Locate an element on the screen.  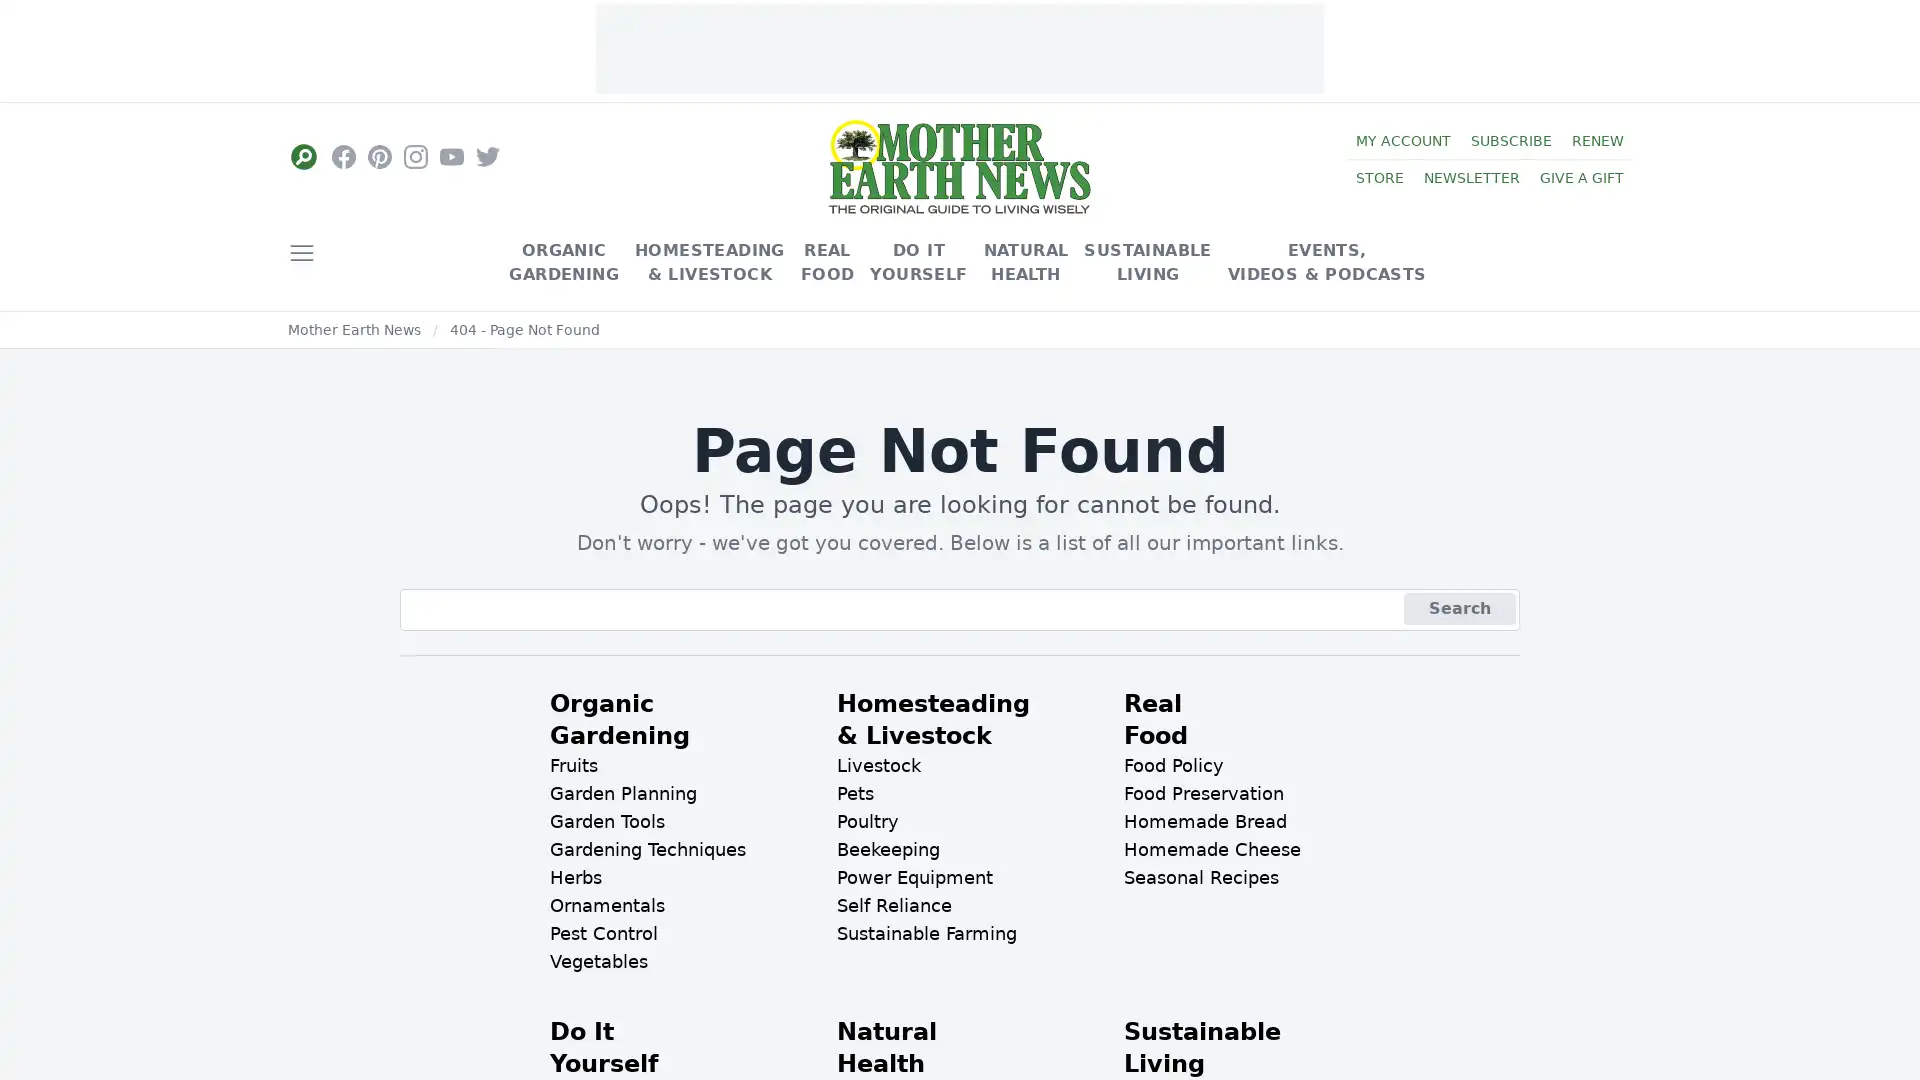
Sign Up Now! is located at coordinates (958, 608).